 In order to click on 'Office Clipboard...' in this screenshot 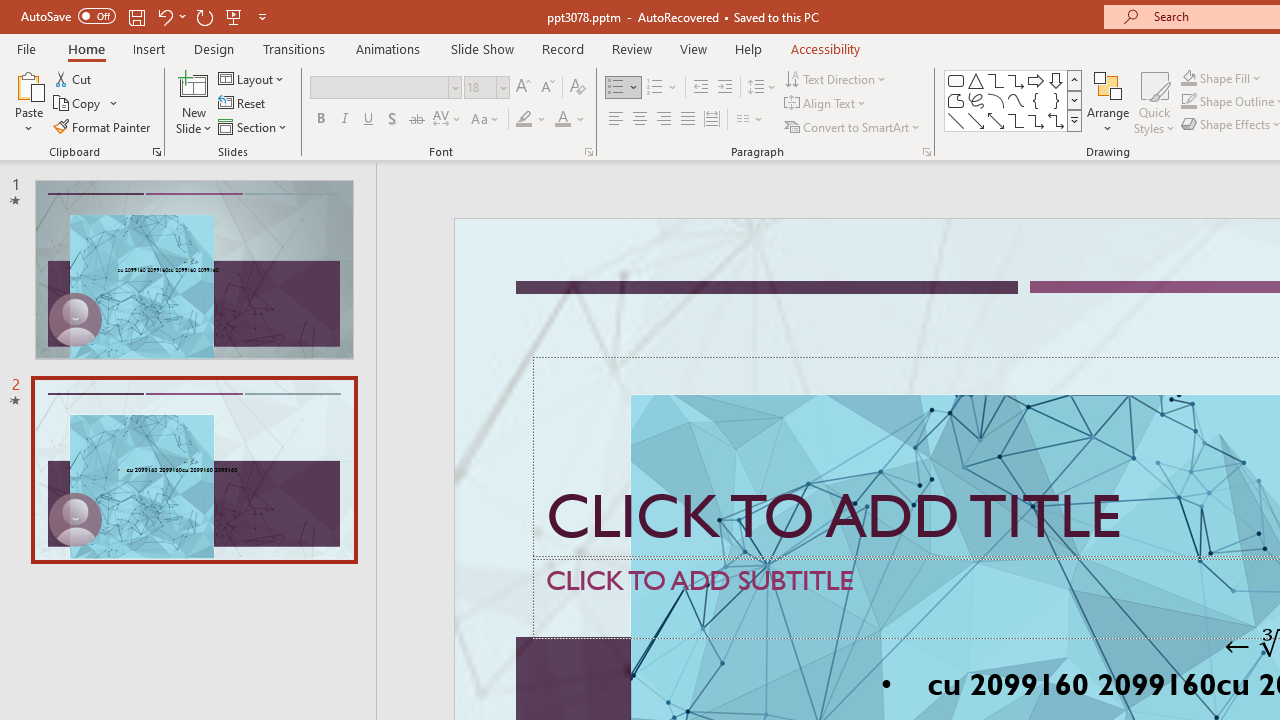, I will do `click(155, 150)`.